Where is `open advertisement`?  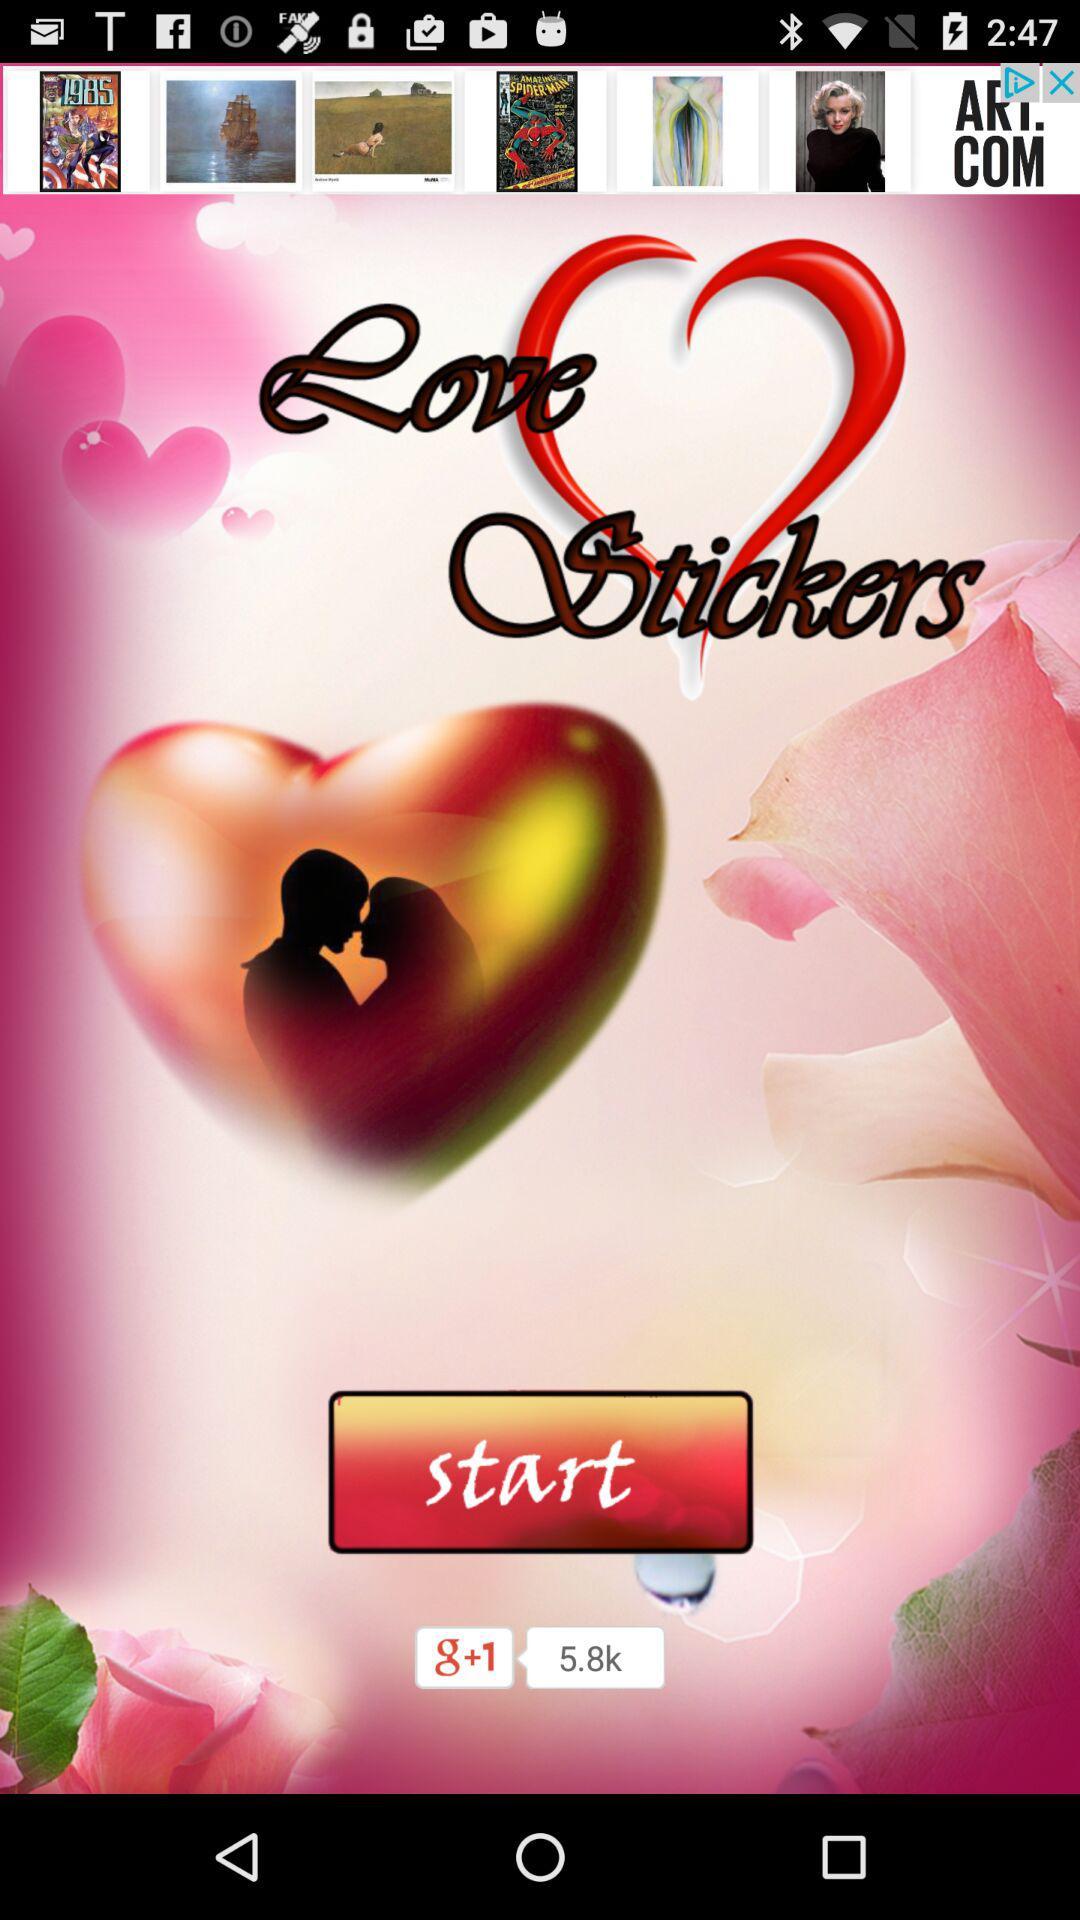 open advertisement is located at coordinates (540, 127).